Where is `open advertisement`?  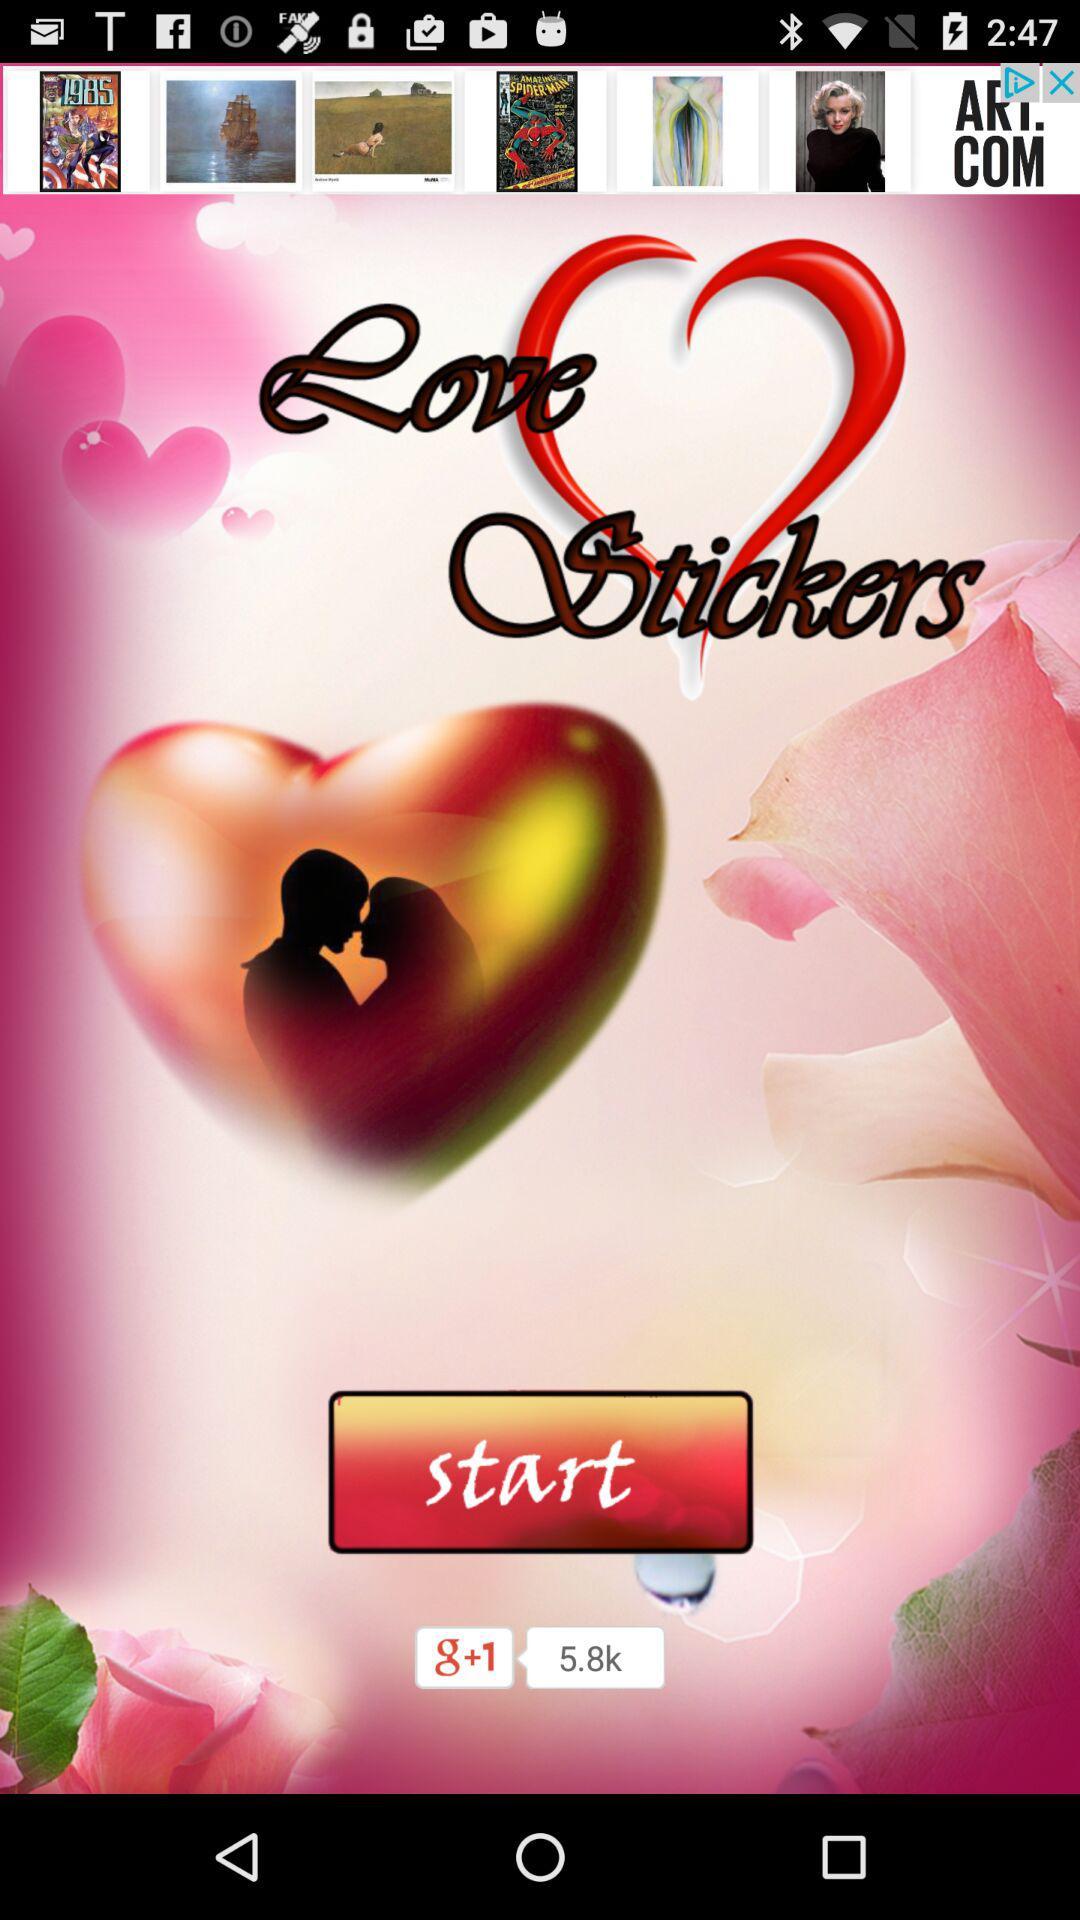 open advertisement is located at coordinates (540, 127).